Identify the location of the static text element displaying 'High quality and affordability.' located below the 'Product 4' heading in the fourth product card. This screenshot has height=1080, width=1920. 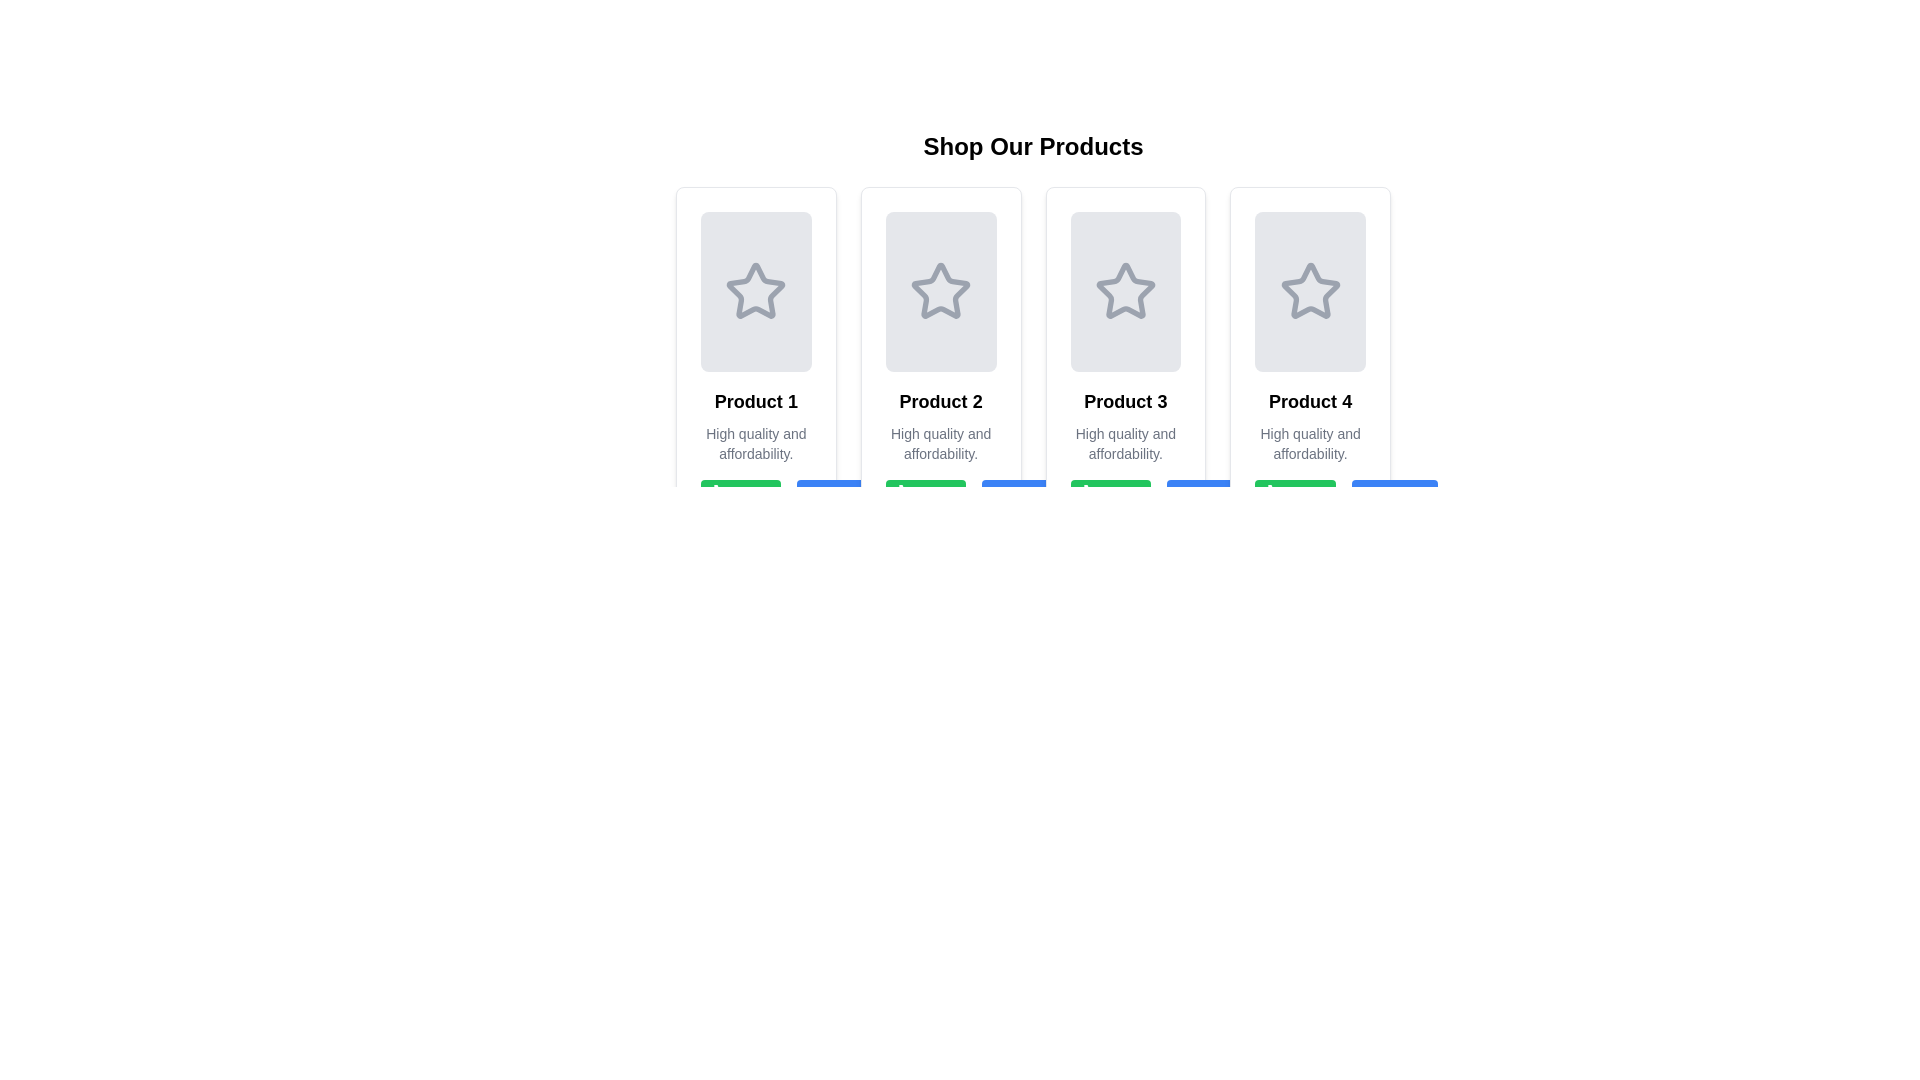
(1310, 442).